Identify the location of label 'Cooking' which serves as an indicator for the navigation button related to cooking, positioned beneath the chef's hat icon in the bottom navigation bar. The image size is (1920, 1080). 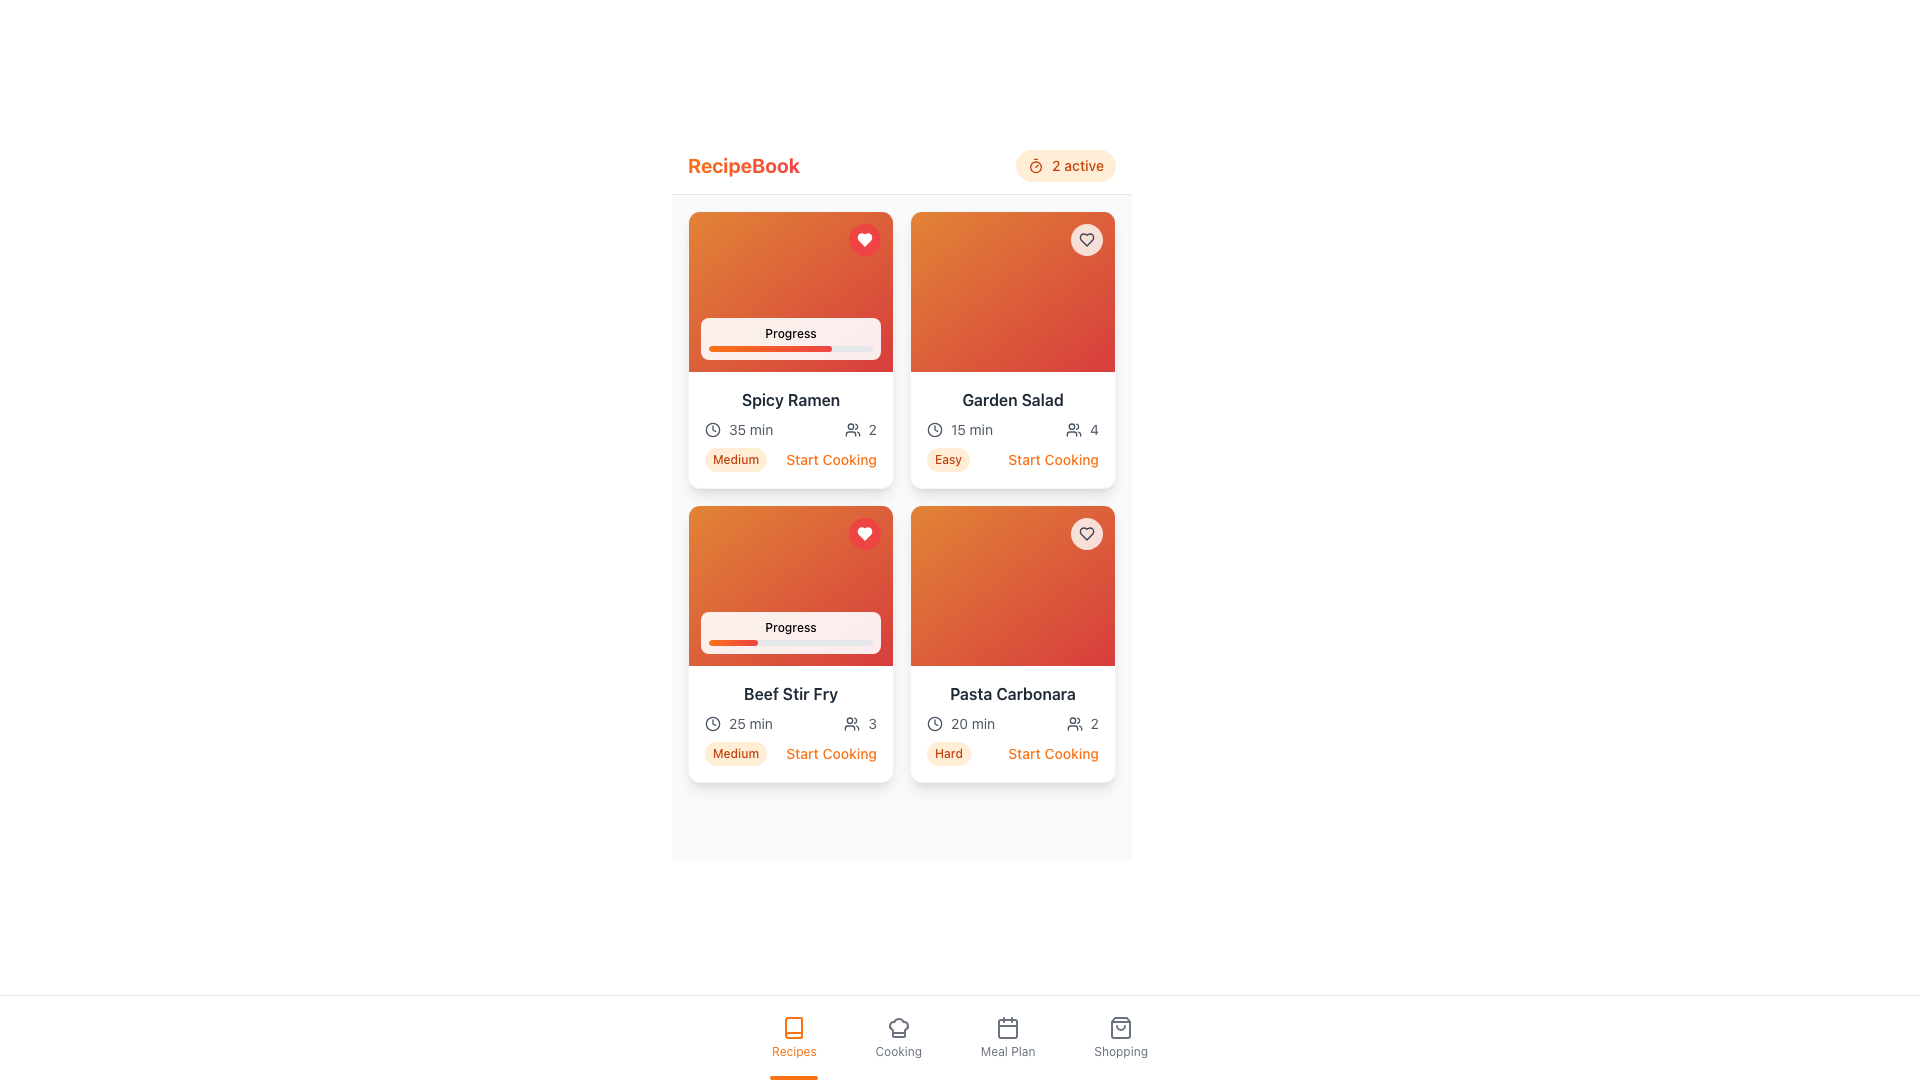
(897, 1051).